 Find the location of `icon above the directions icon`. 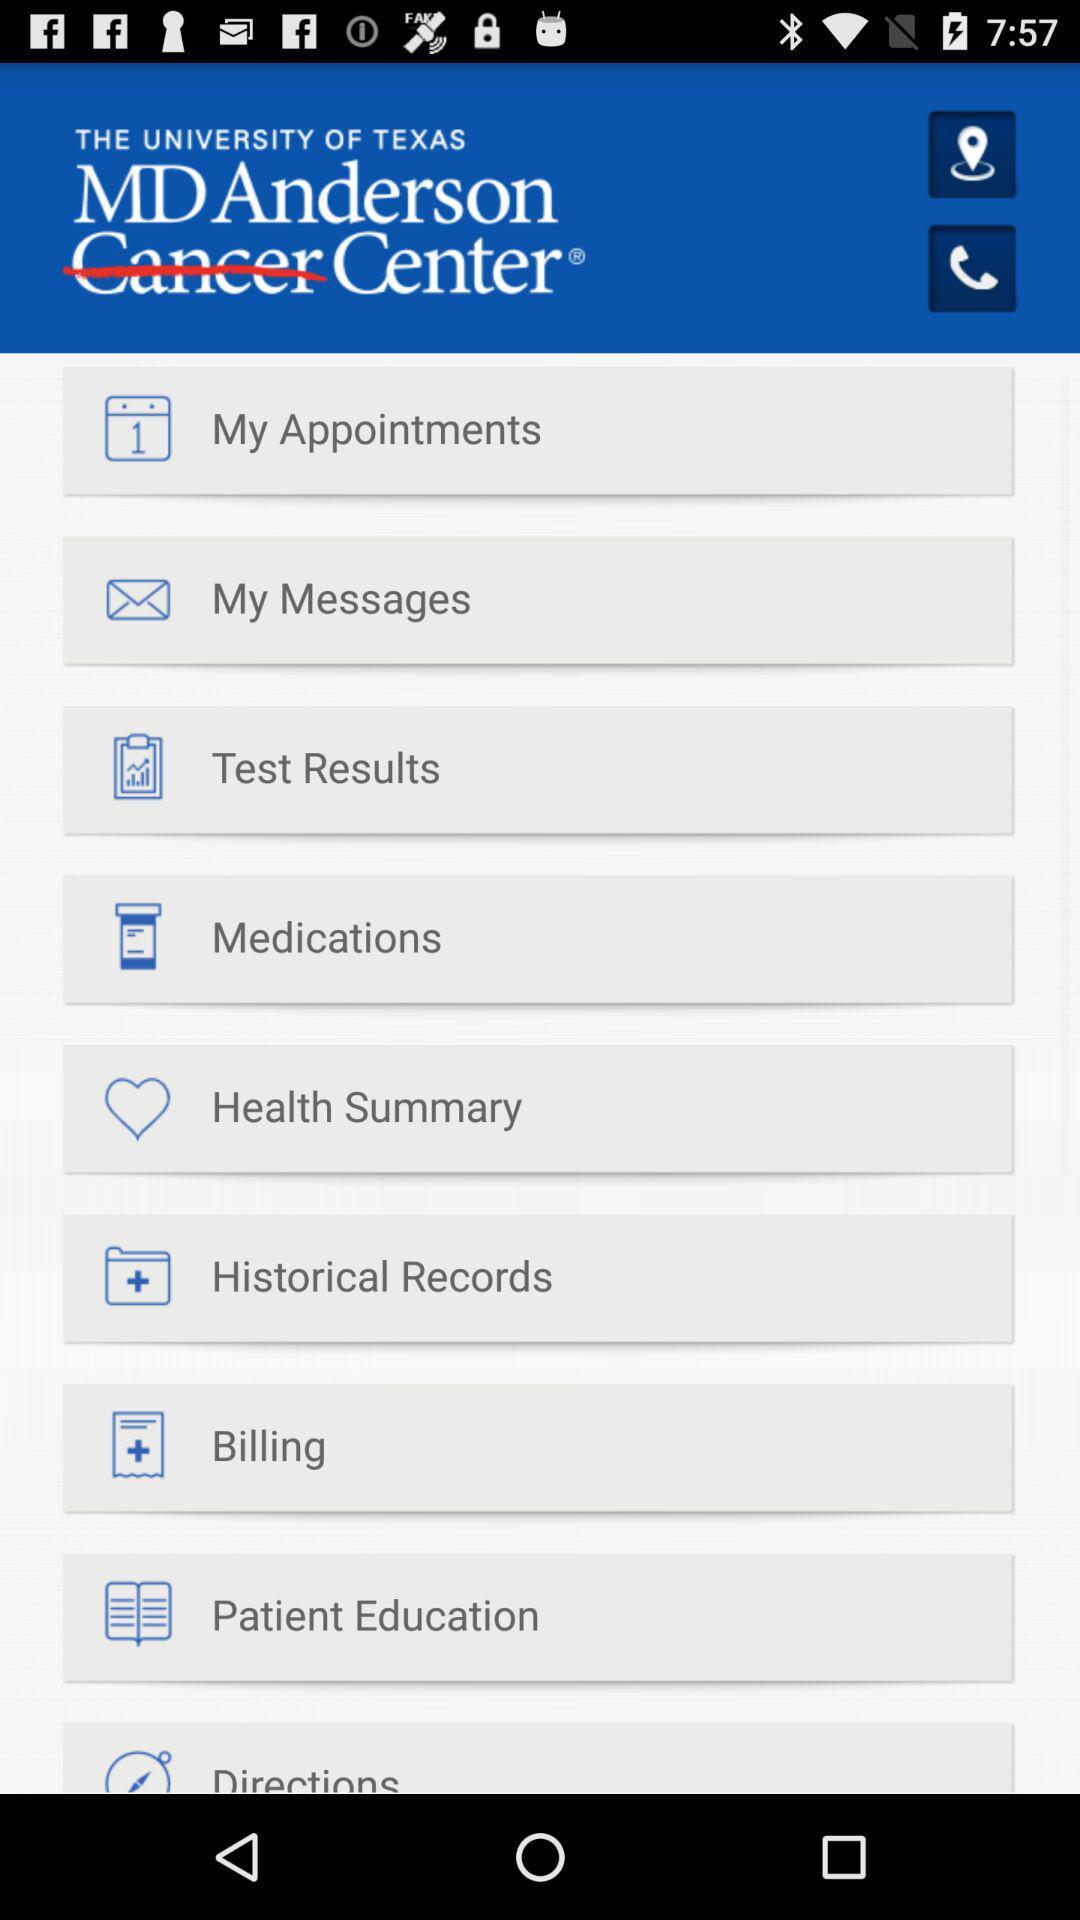

icon above the directions icon is located at coordinates (301, 1624).